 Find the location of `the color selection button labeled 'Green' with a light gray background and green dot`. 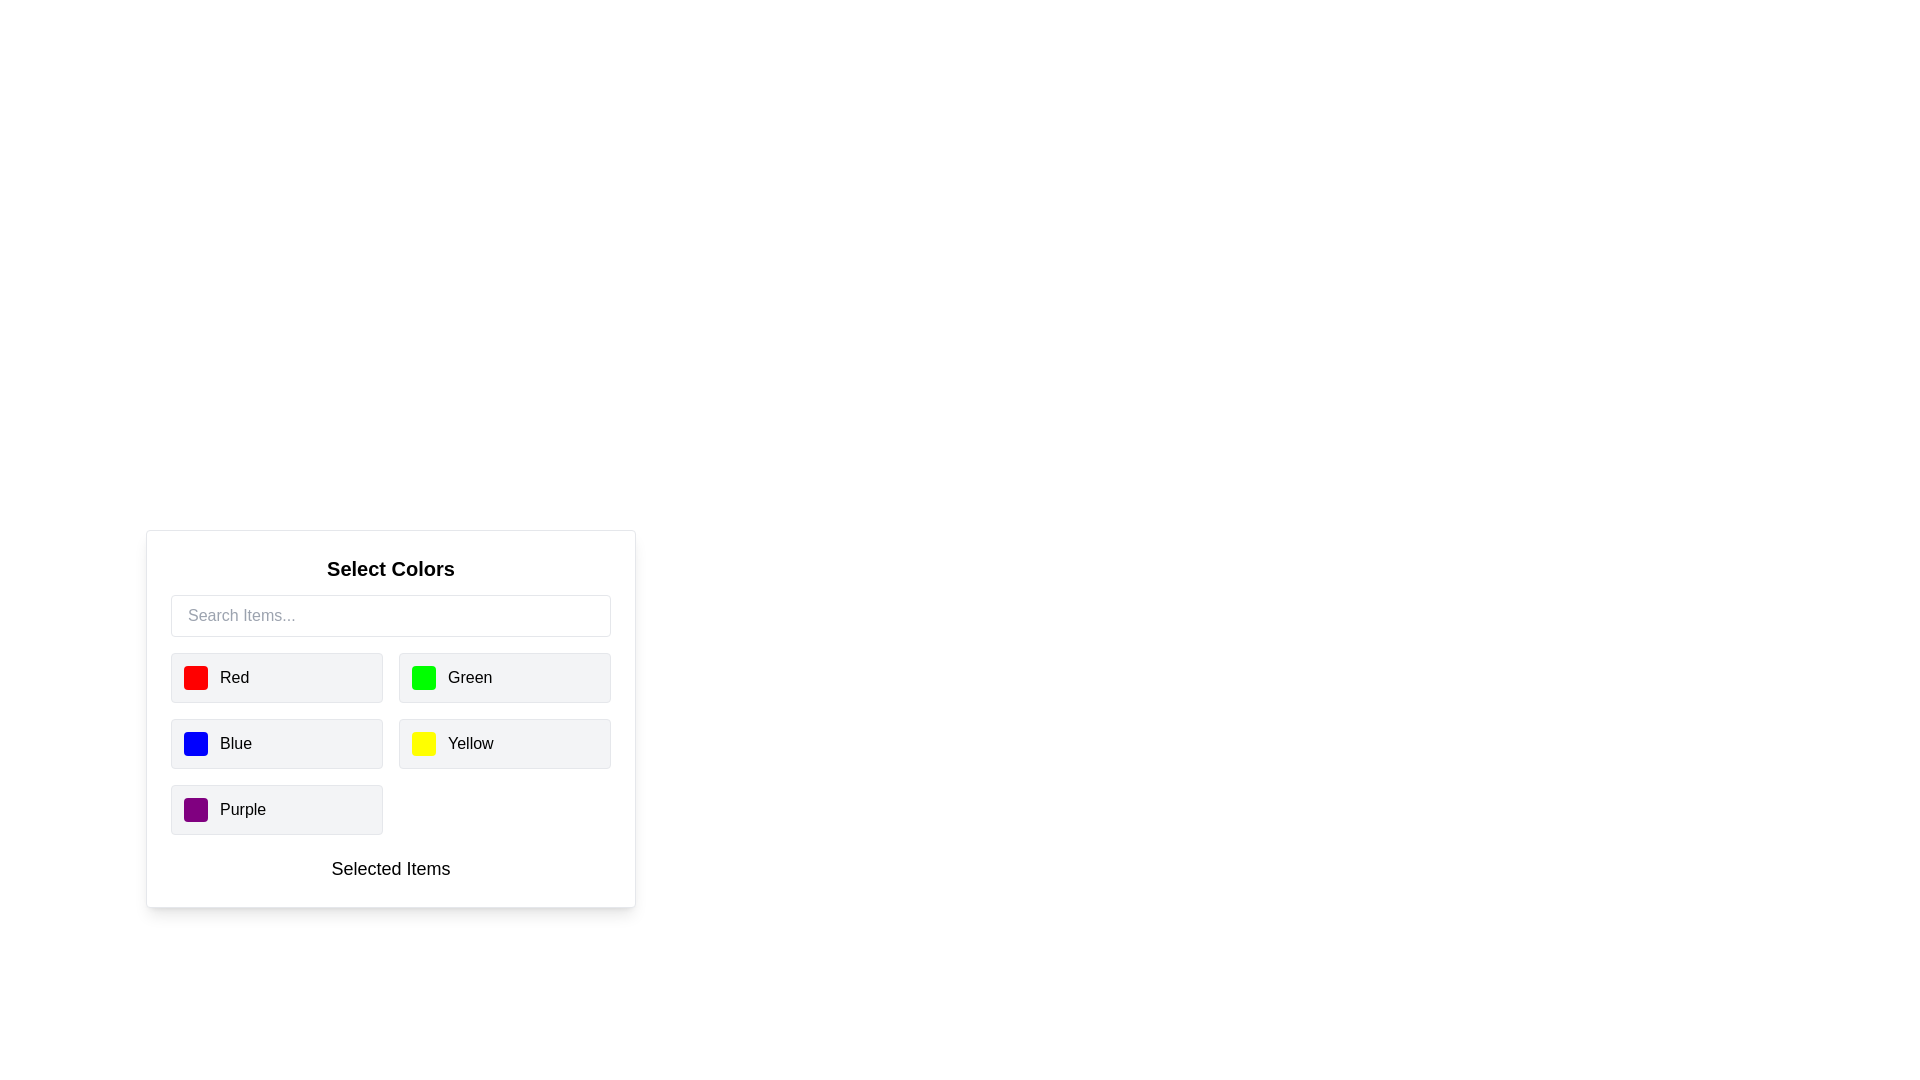

the color selection button labeled 'Green' with a light gray background and green dot is located at coordinates (504, 677).